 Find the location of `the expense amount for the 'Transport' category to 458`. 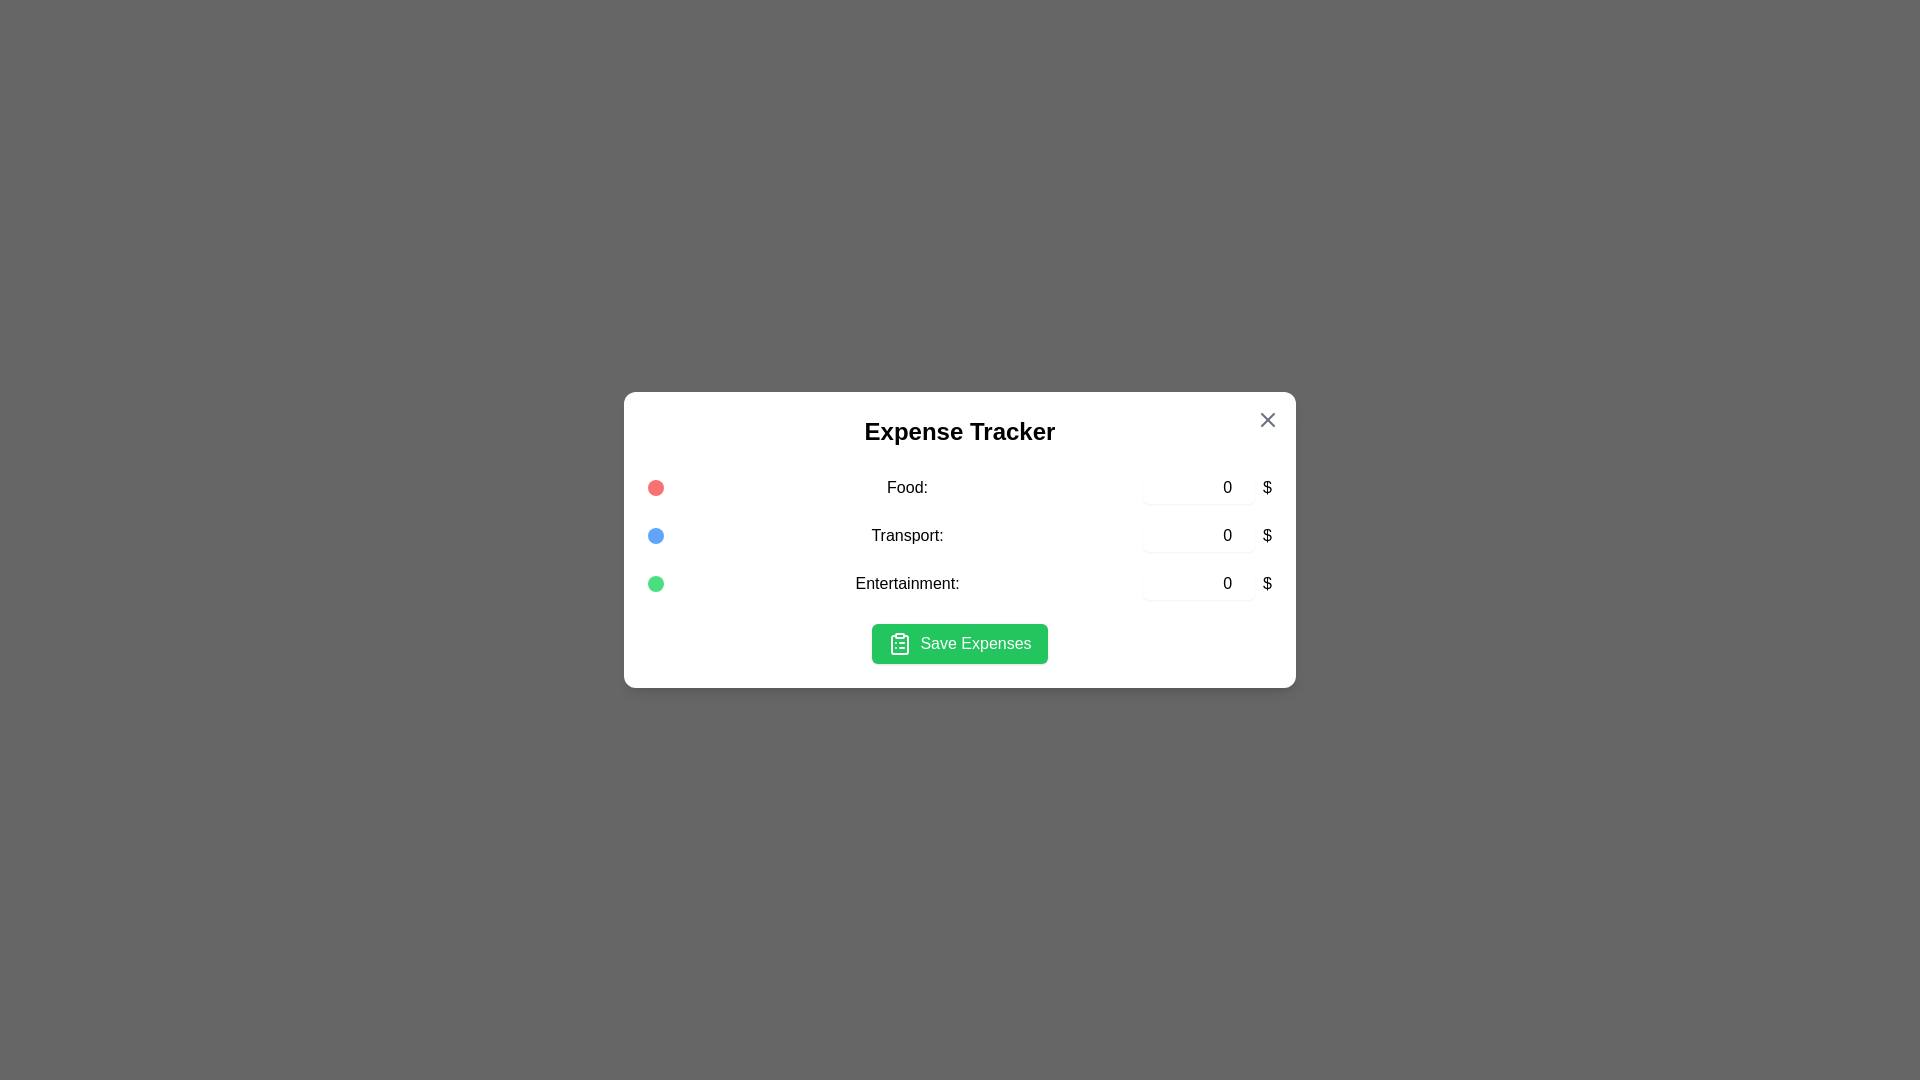

the expense amount for the 'Transport' category to 458 is located at coordinates (1199, 535).